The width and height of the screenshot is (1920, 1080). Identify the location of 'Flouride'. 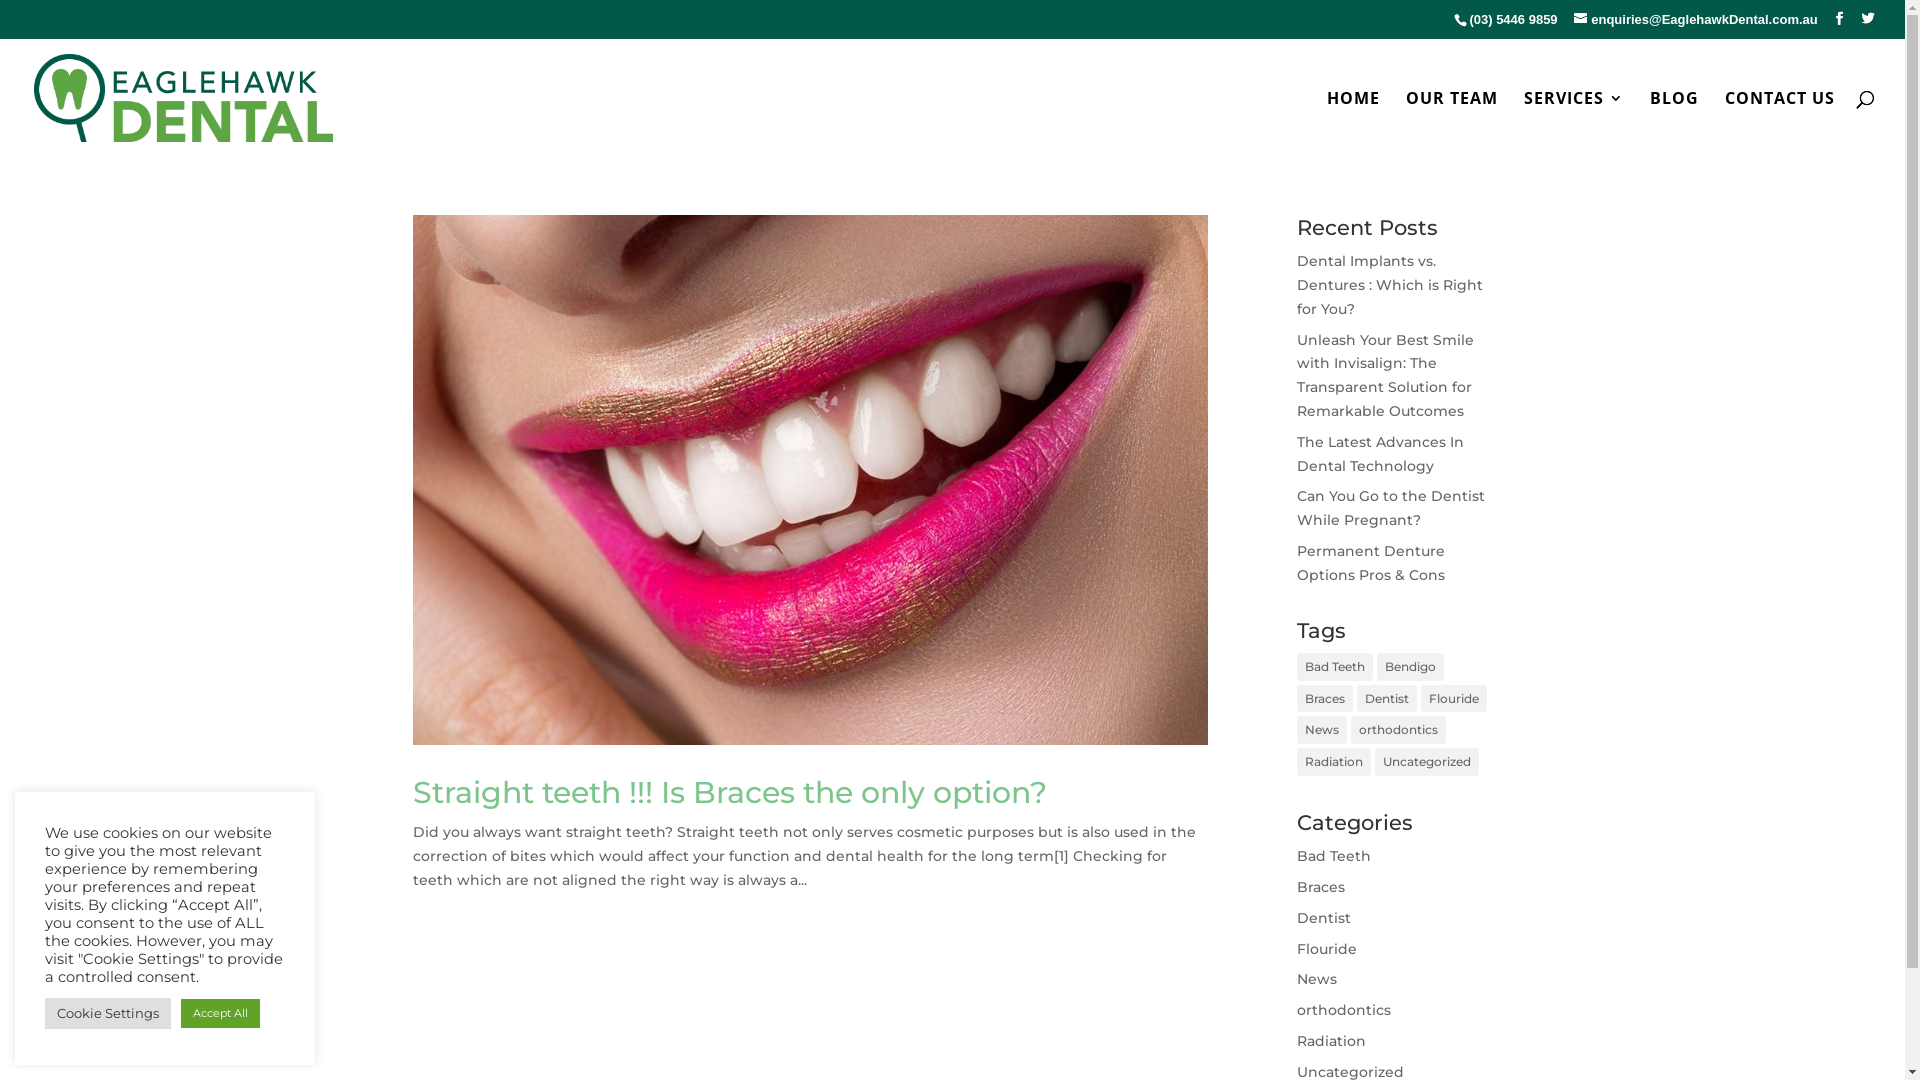
(1326, 947).